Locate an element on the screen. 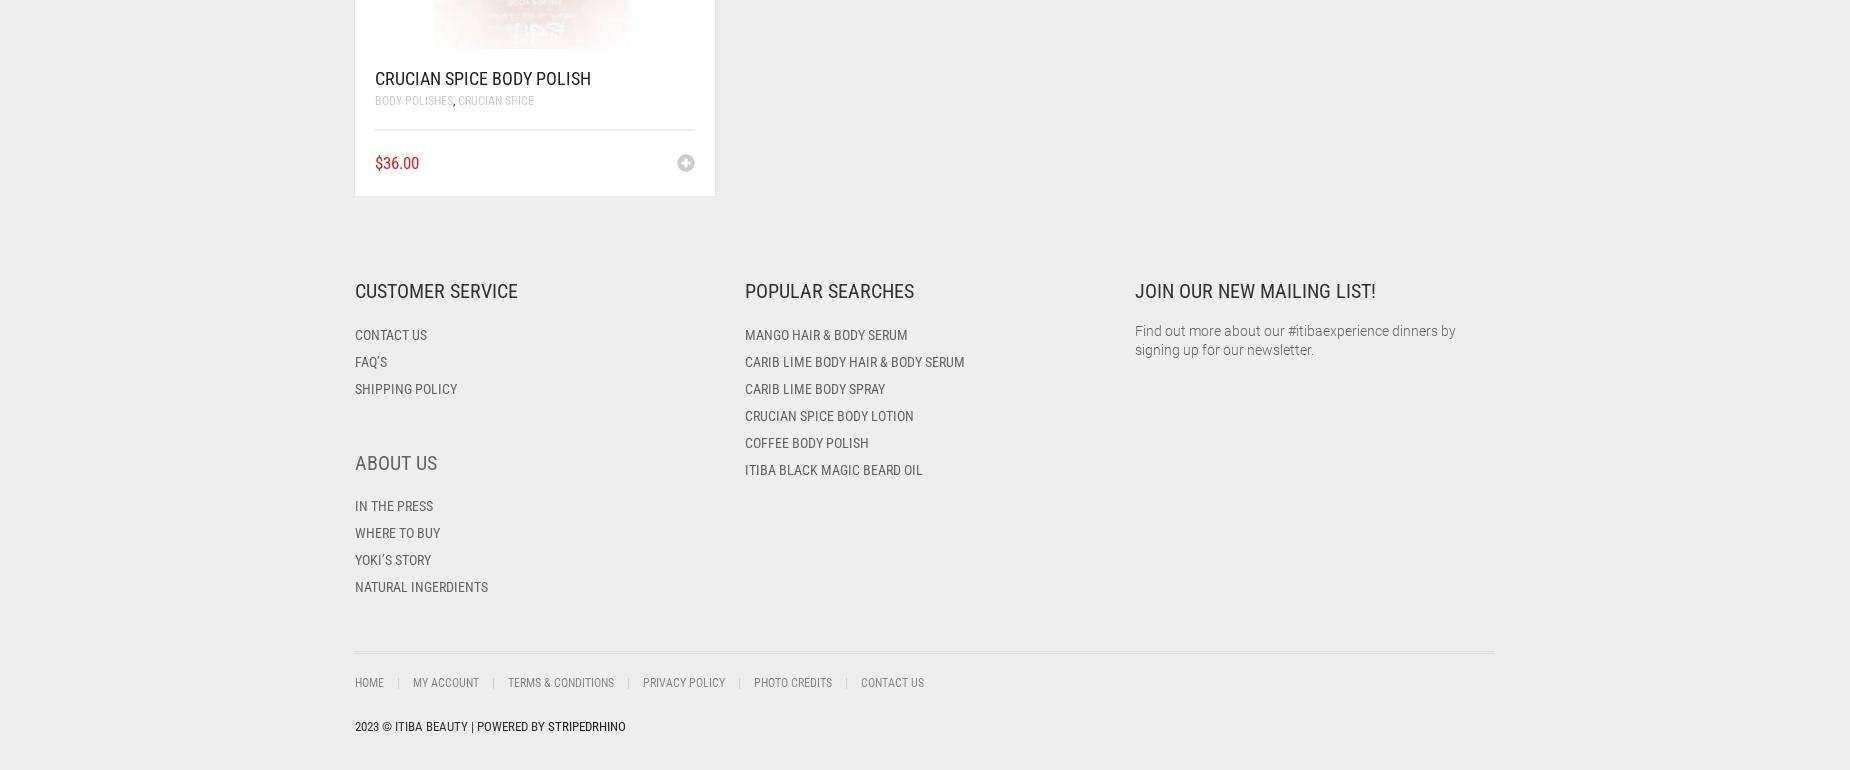  'Customer Service' is located at coordinates (435, 290).